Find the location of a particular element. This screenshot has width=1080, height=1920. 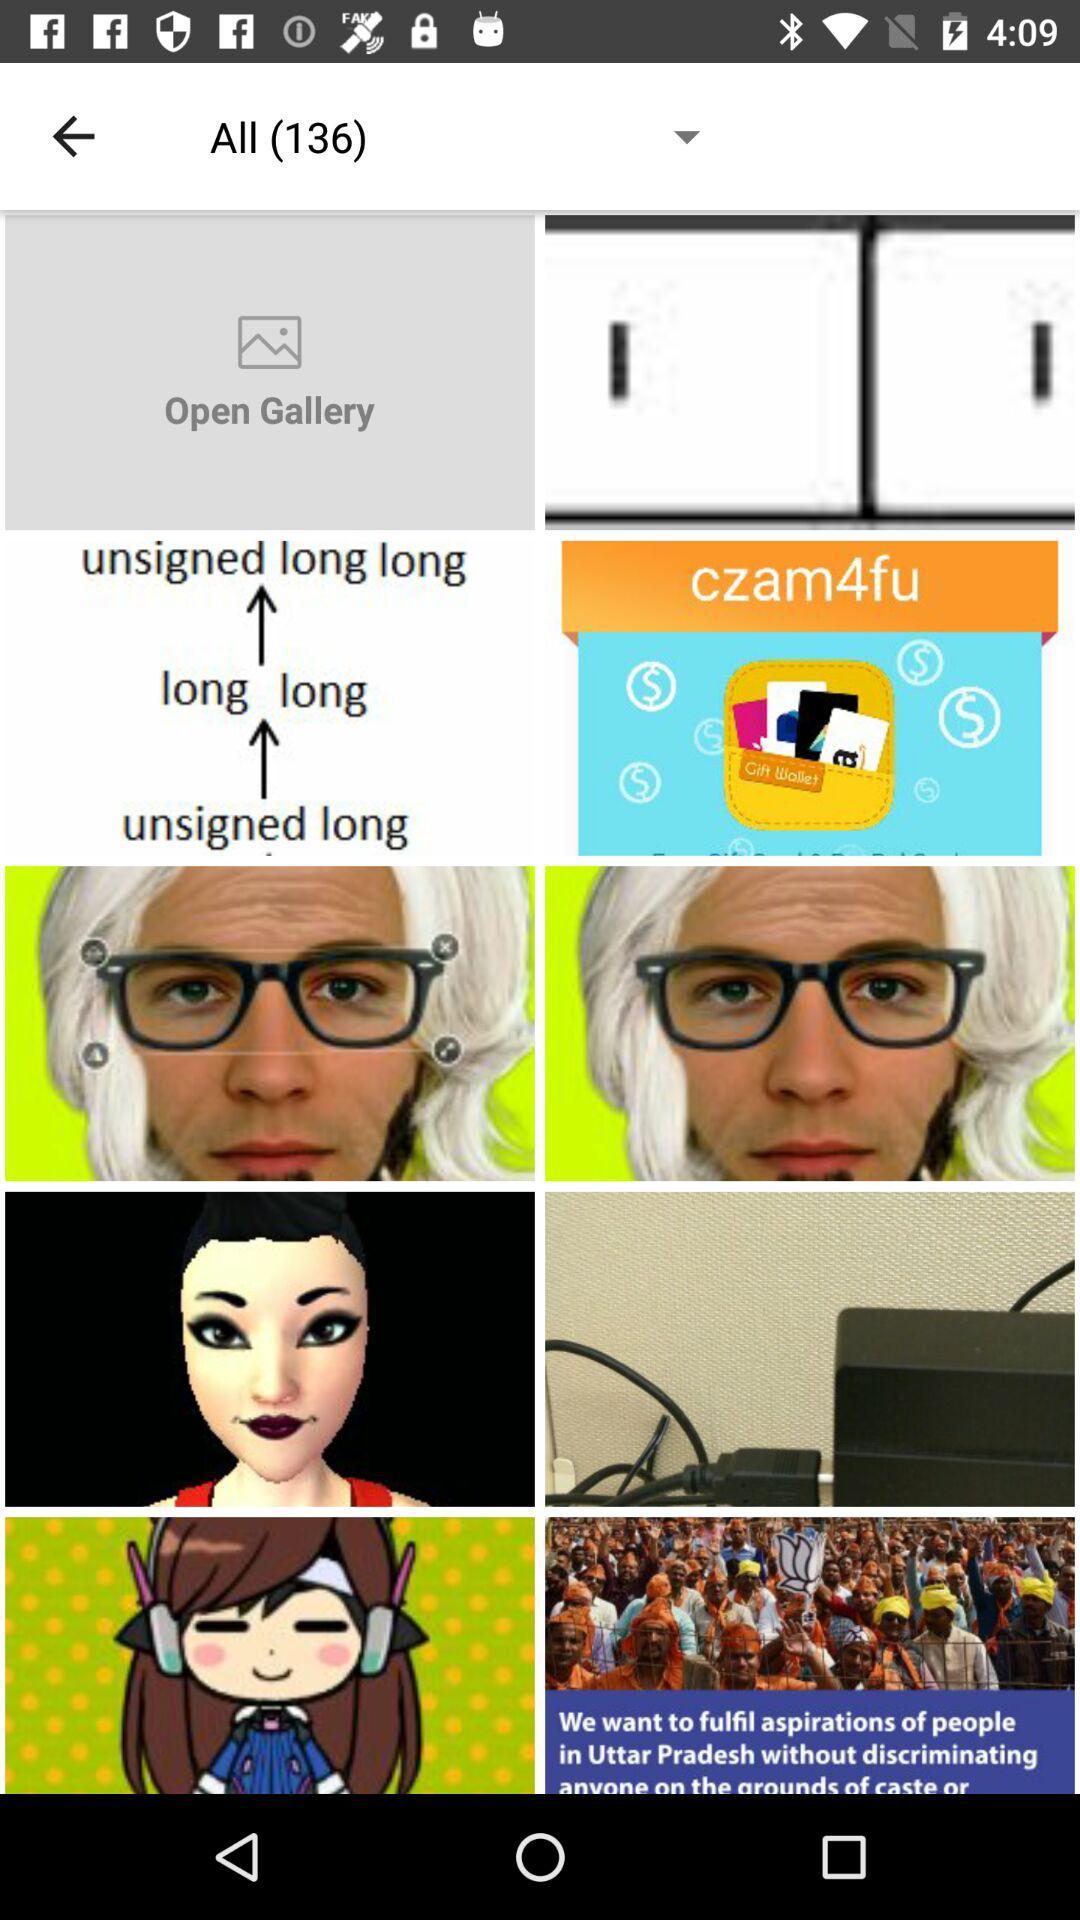

adjust glasses is located at coordinates (270, 1023).